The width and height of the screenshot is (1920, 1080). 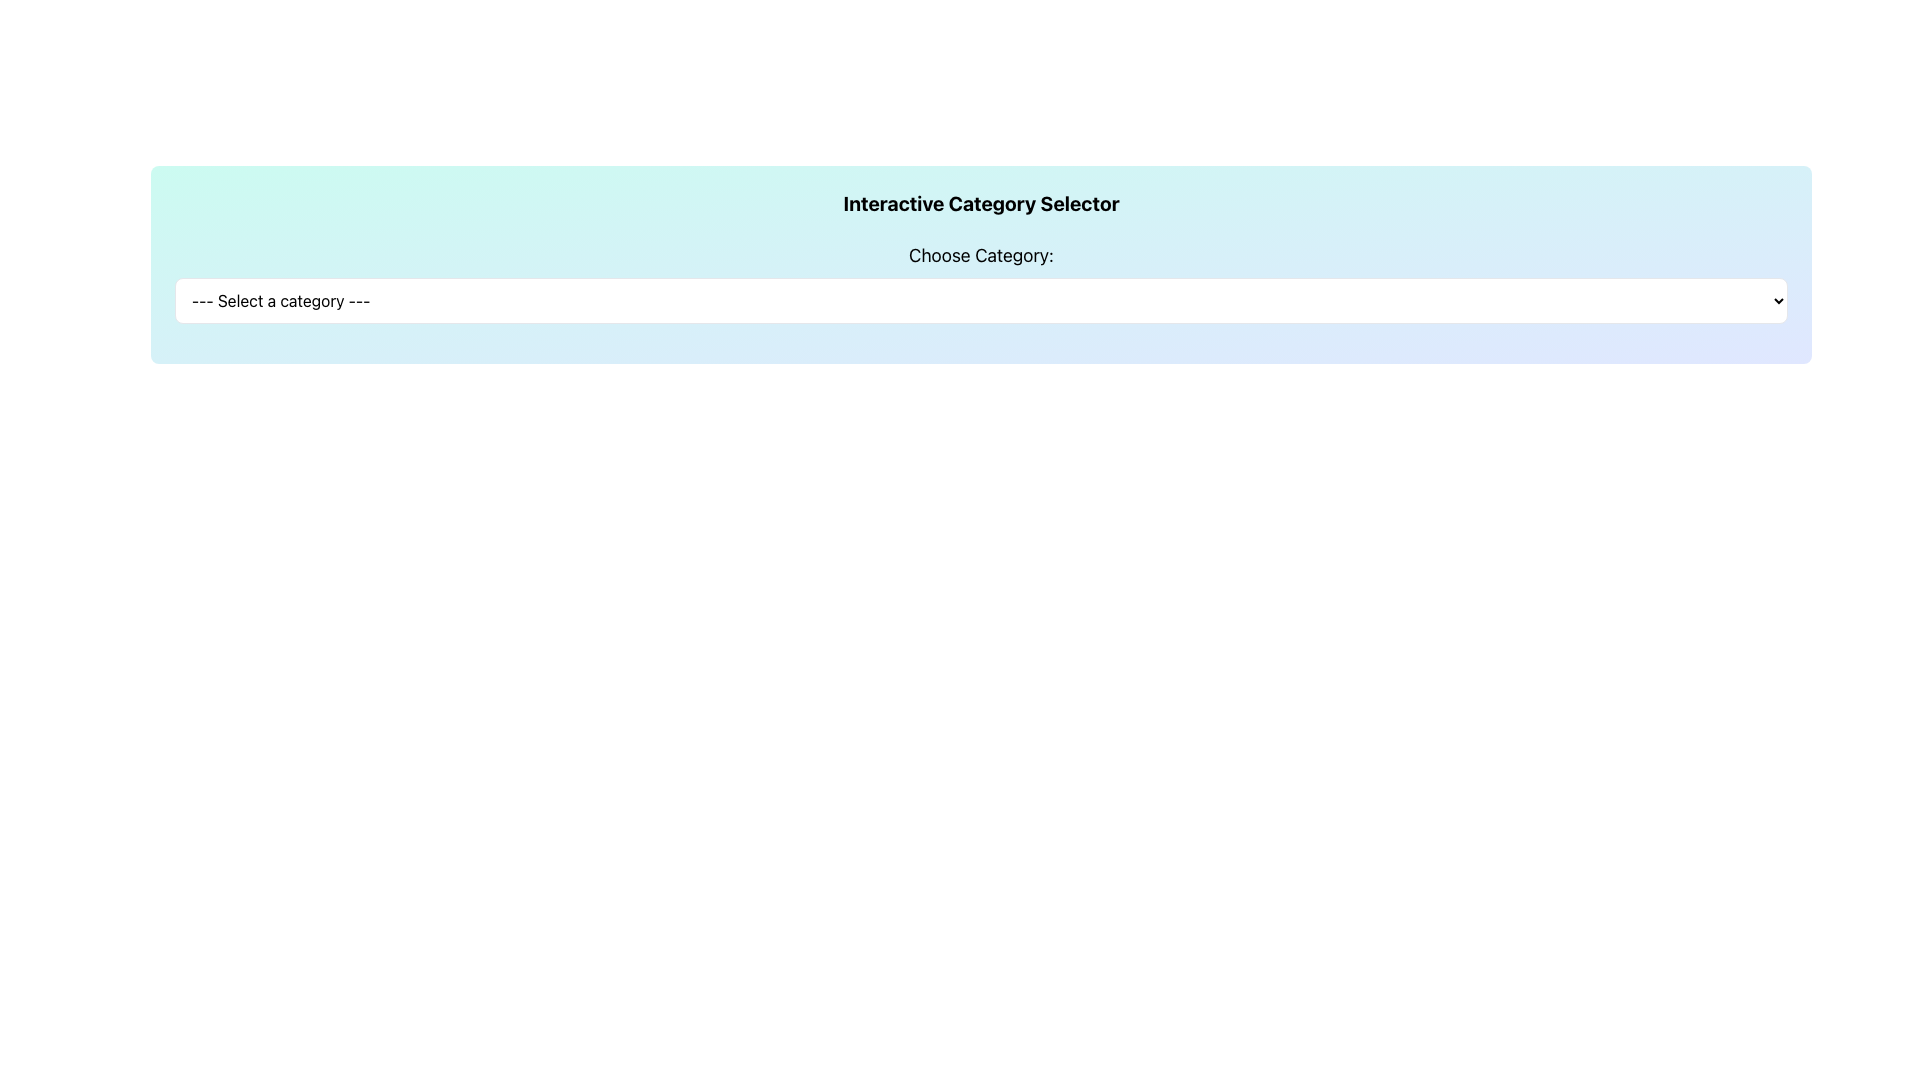 What do you see at coordinates (981, 282) in the screenshot?
I see `the dropdown menu labeled 'Choose Category:'` at bounding box center [981, 282].